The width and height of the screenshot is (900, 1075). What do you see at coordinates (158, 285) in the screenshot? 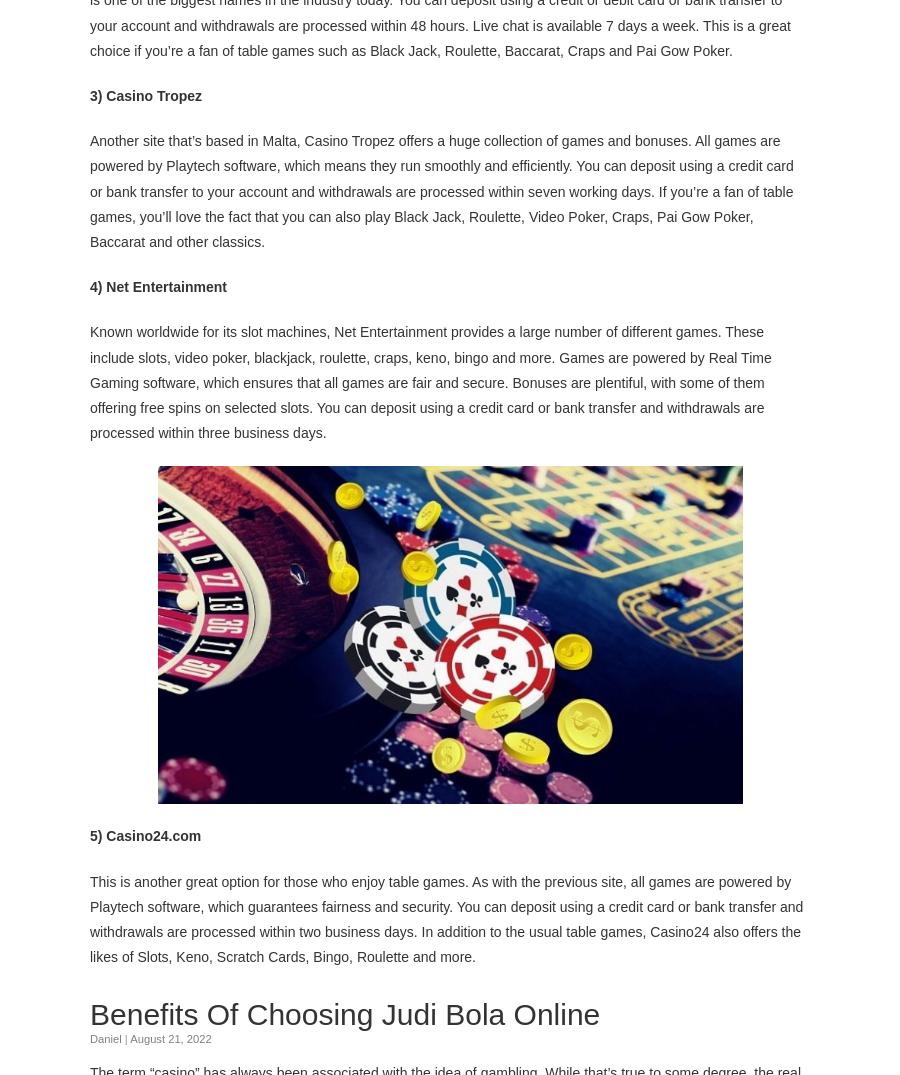
I see `'4) Net Entertainment'` at bounding box center [158, 285].